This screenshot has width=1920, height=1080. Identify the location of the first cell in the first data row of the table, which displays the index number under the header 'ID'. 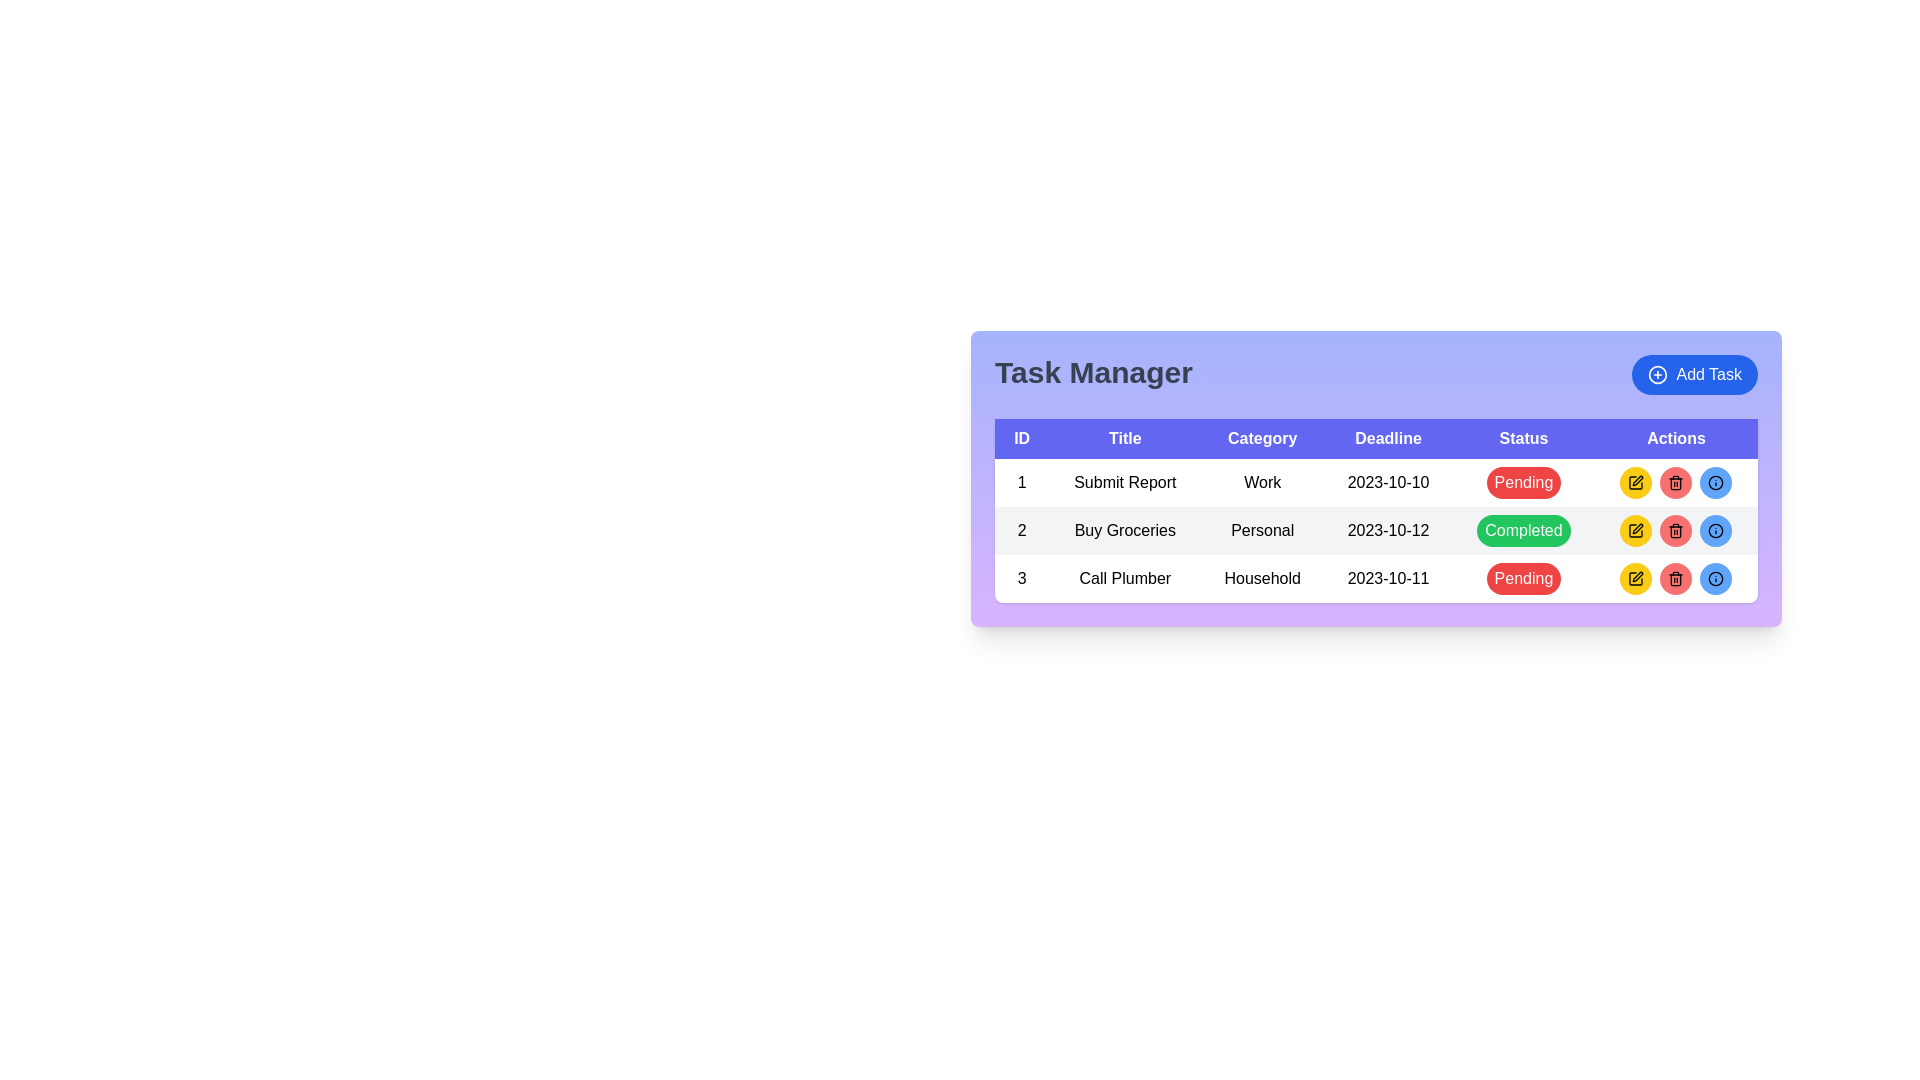
(1022, 482).